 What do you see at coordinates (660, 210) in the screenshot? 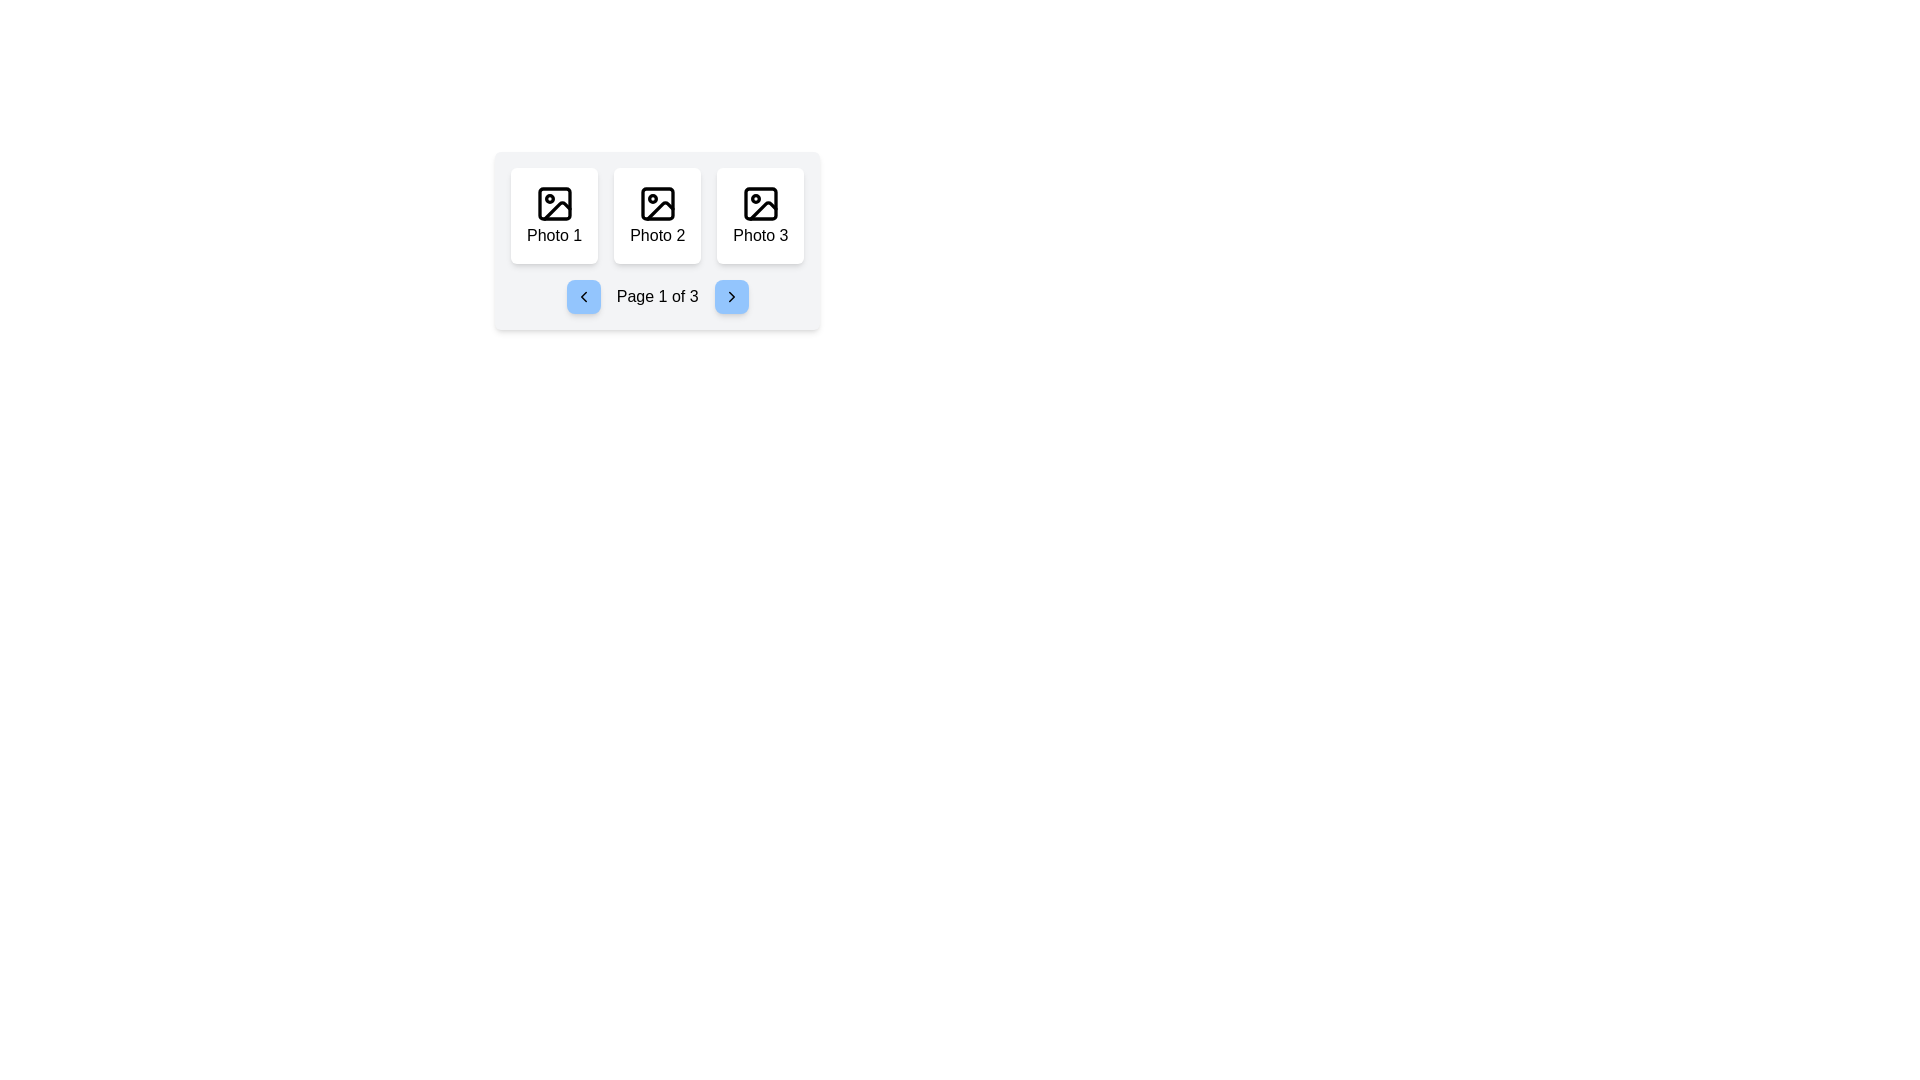
I see `the Icon decoration located in the center of the middle image icon within a three-icon group on the page` at bounding box center [660, 210].